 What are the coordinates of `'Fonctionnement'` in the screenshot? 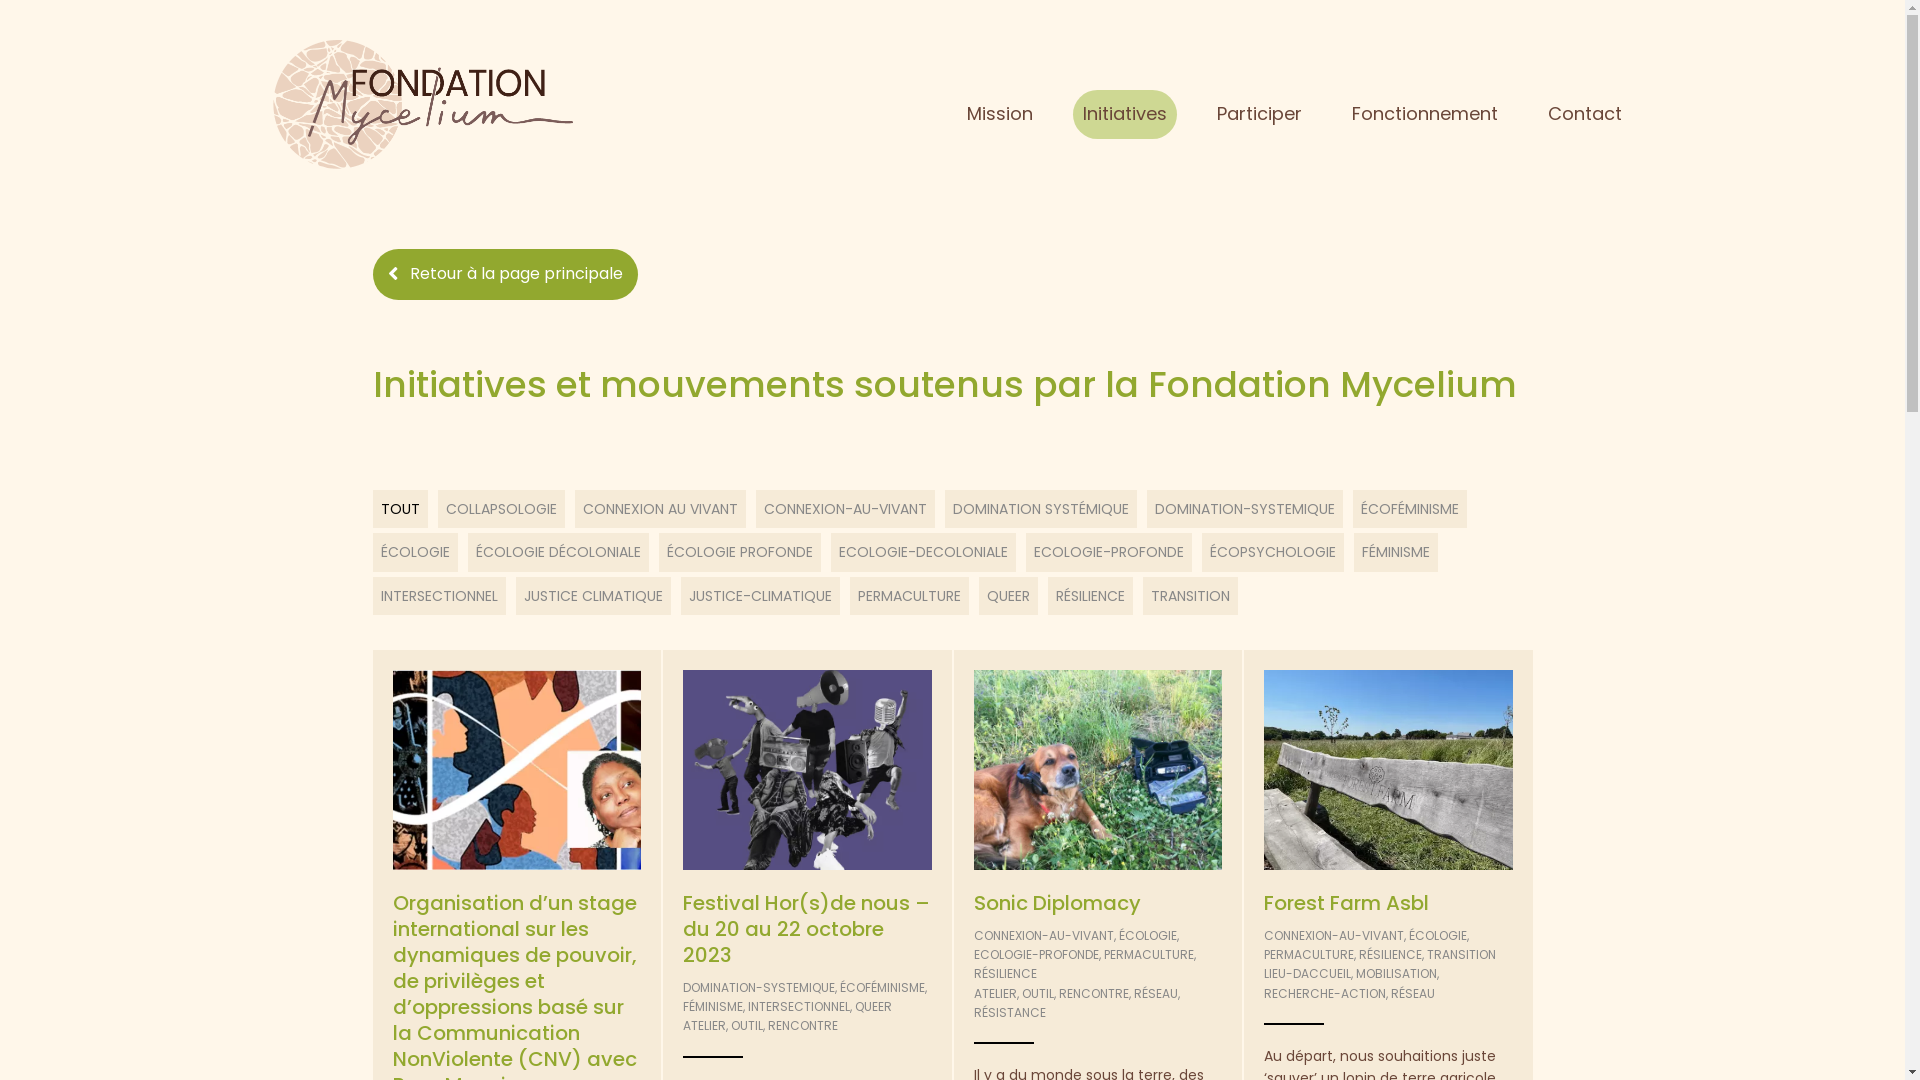 It's located at (1424, 114).